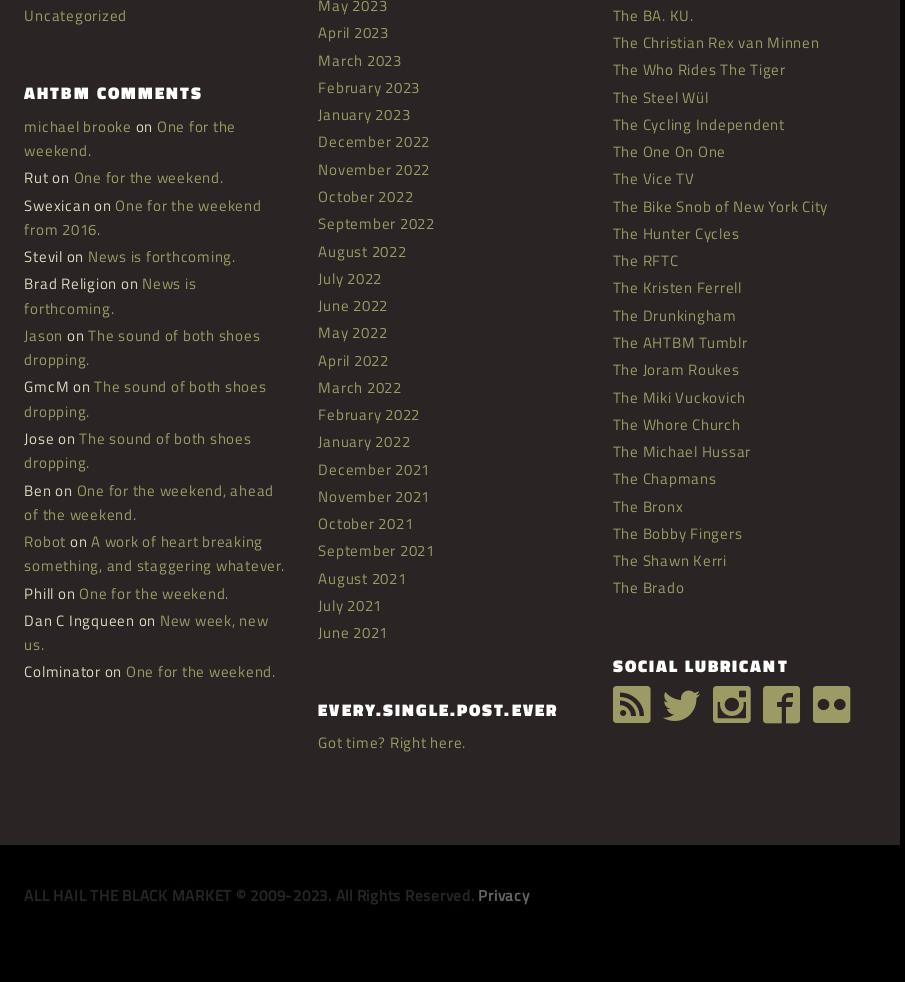 This screenshot has width=905, height=982. Describe the element at coordinates (363, 441) in the screenshot. I see `'January 2022'` at that location.